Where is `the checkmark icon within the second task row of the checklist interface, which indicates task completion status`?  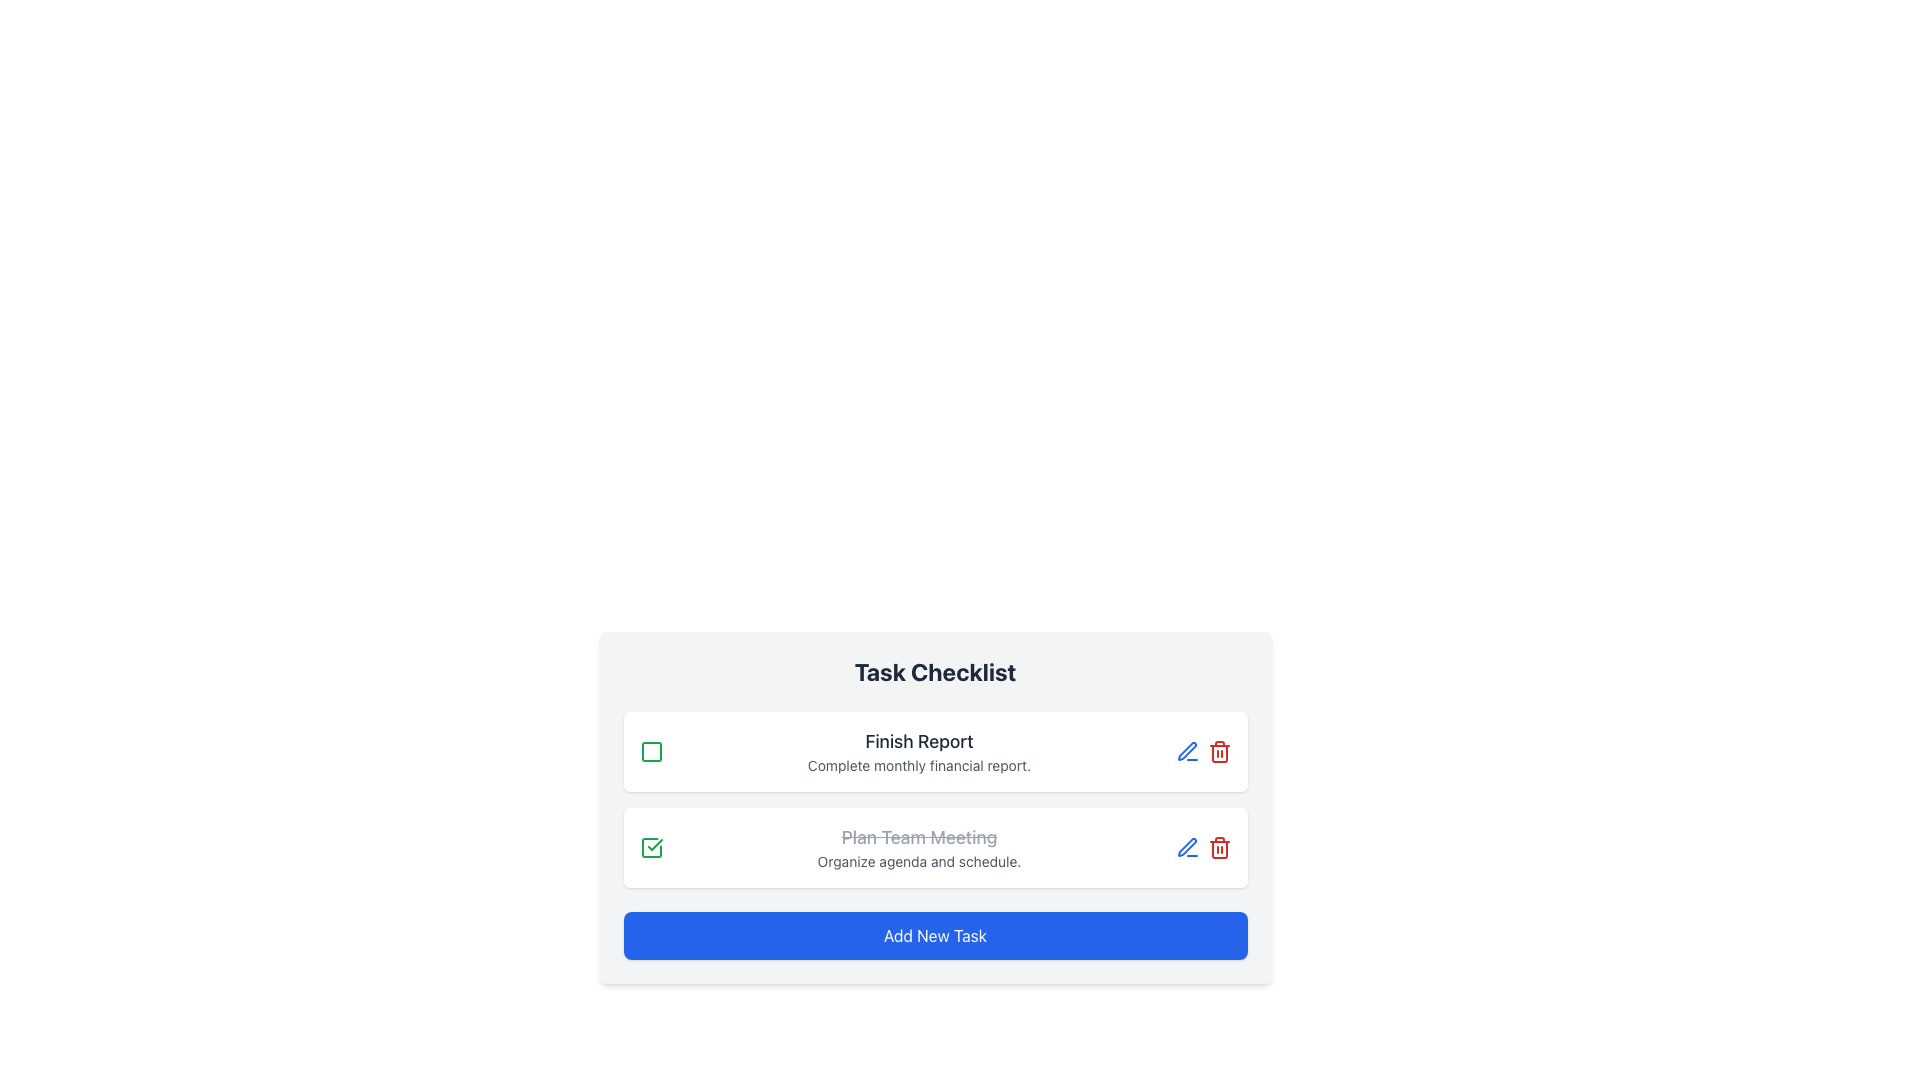 the checkmark icon within the second task row of the checklist interface, which indicates task completion status is located at coordinates (654, 844).